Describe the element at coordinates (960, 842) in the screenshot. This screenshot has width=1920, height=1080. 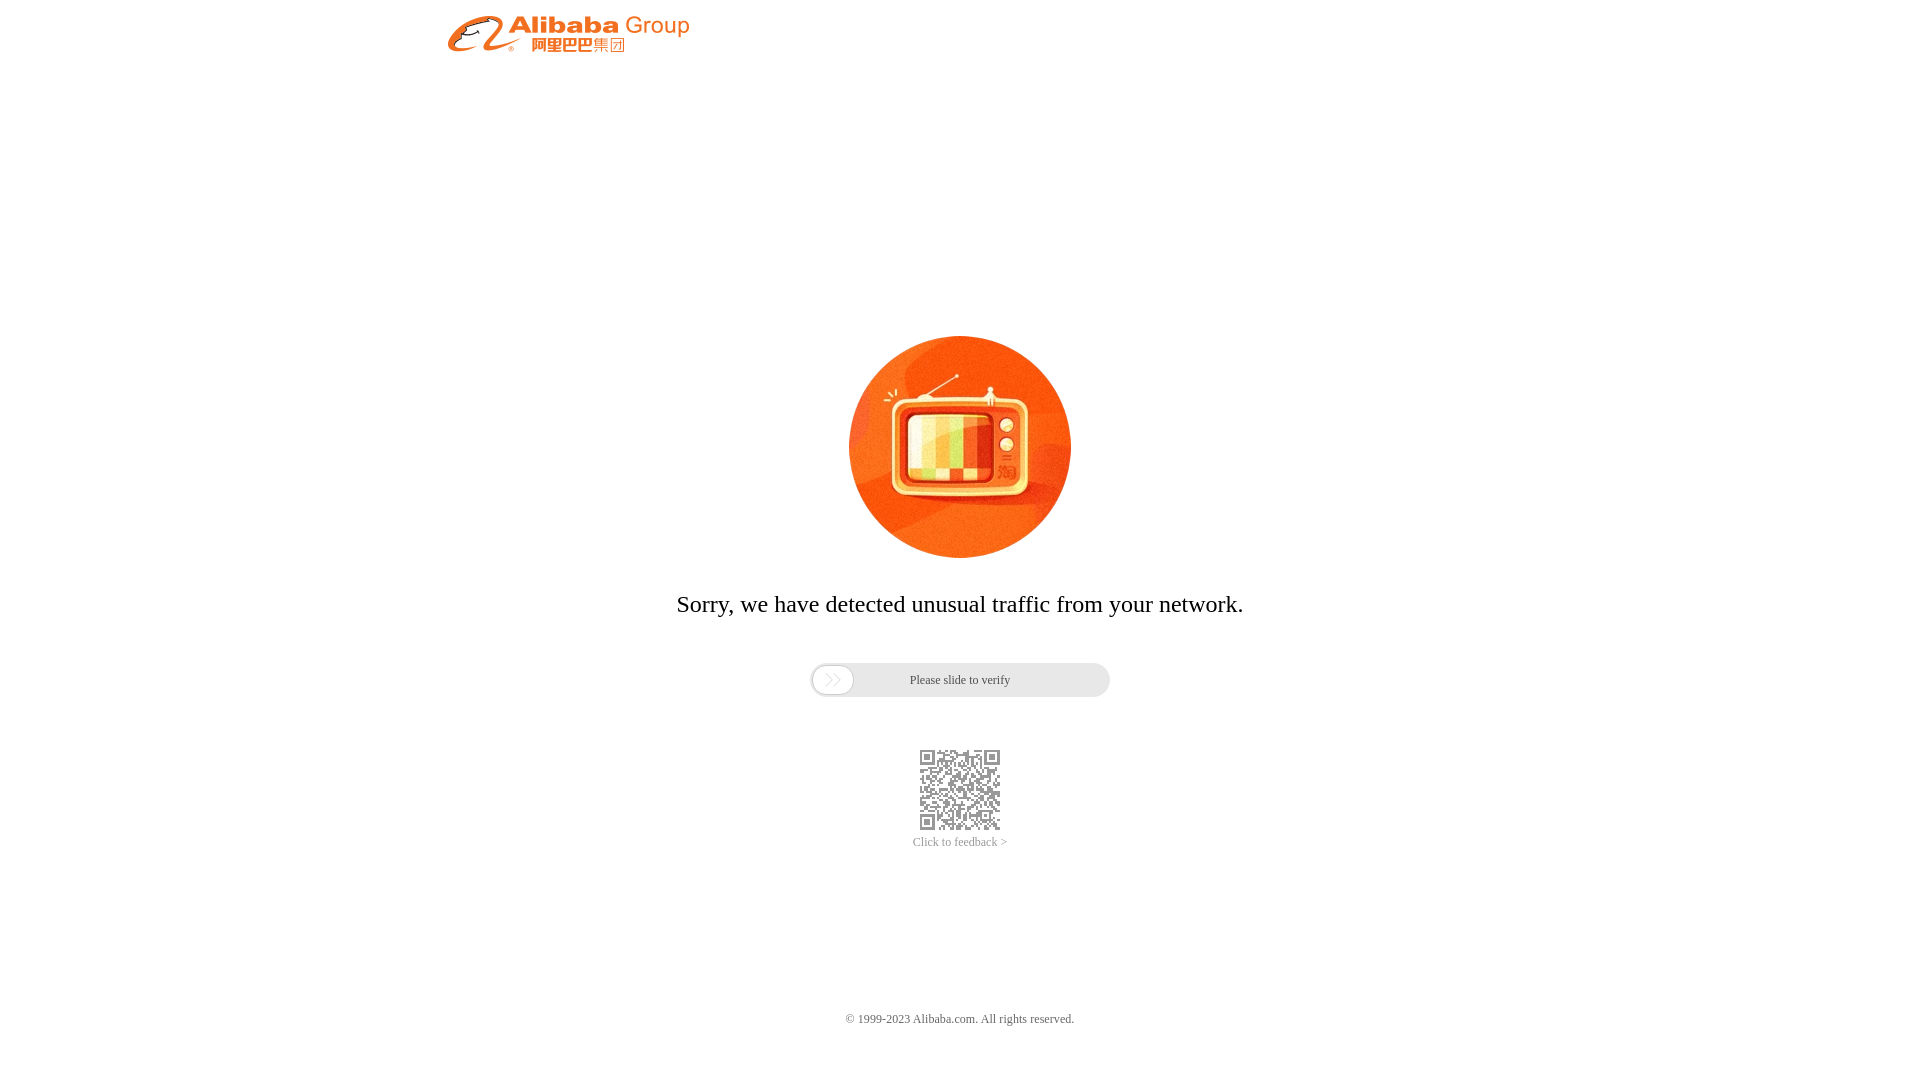
I see `'Click to feedback >'` at that location.